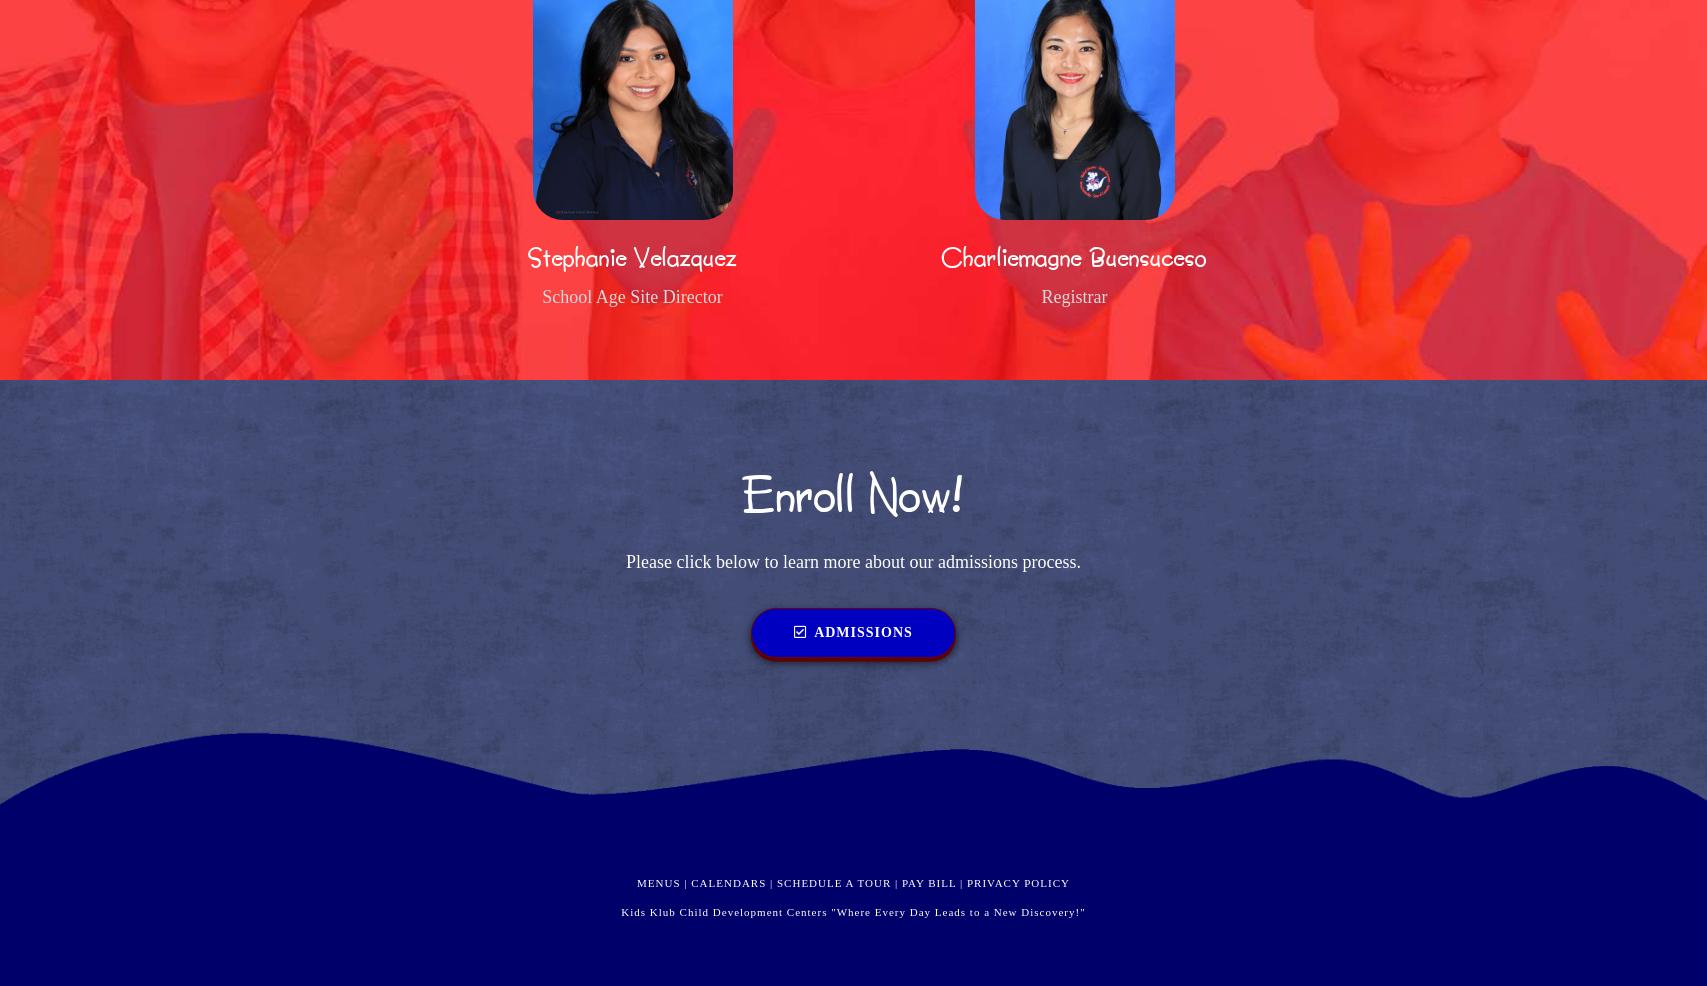  Describe the element at coordinates (852, 910) in the screenshot. I see `'Kids Klub Child Development Centers "Where Every Day Leads to a New Discovery!"'` at that location.